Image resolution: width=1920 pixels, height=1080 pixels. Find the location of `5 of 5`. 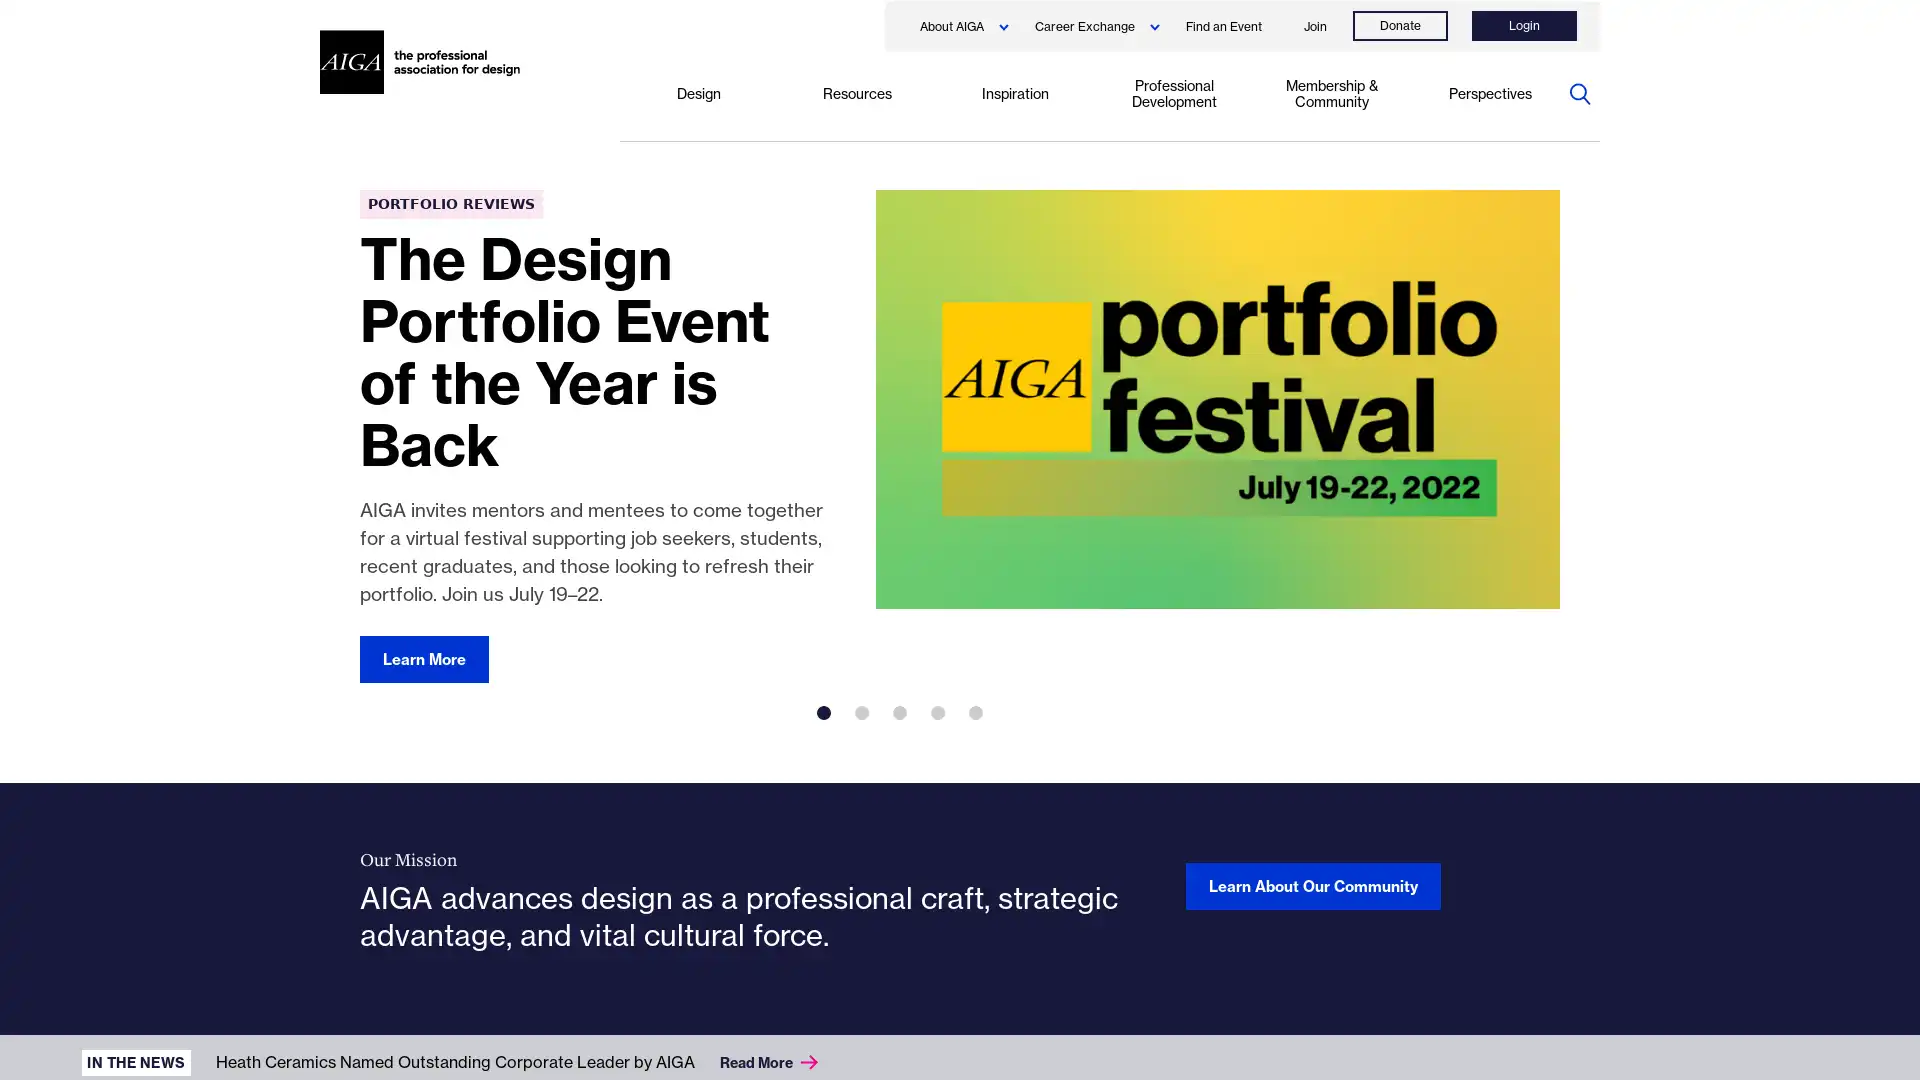

5 of 5 is located at coordinates (975, 712).